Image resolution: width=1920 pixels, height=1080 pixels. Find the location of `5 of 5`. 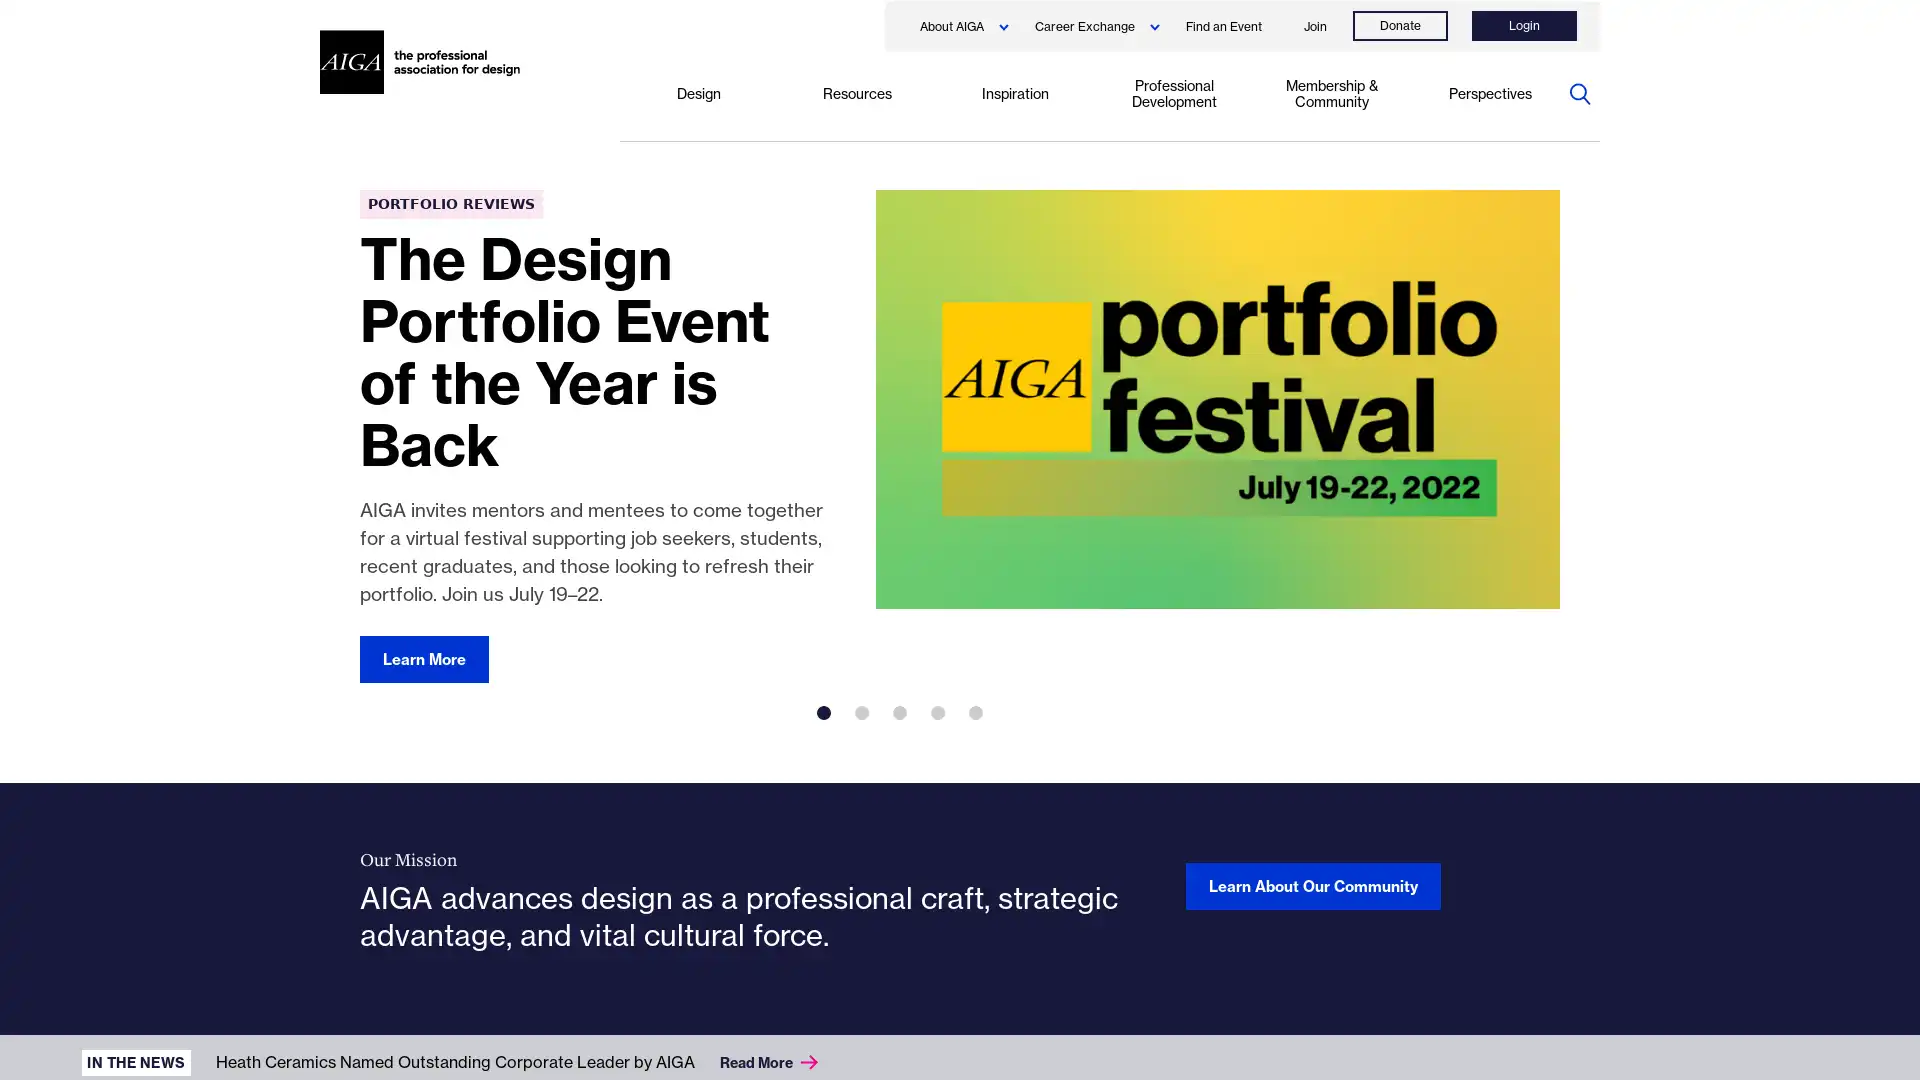

5 of 5 is located at coordinates (975, 712).